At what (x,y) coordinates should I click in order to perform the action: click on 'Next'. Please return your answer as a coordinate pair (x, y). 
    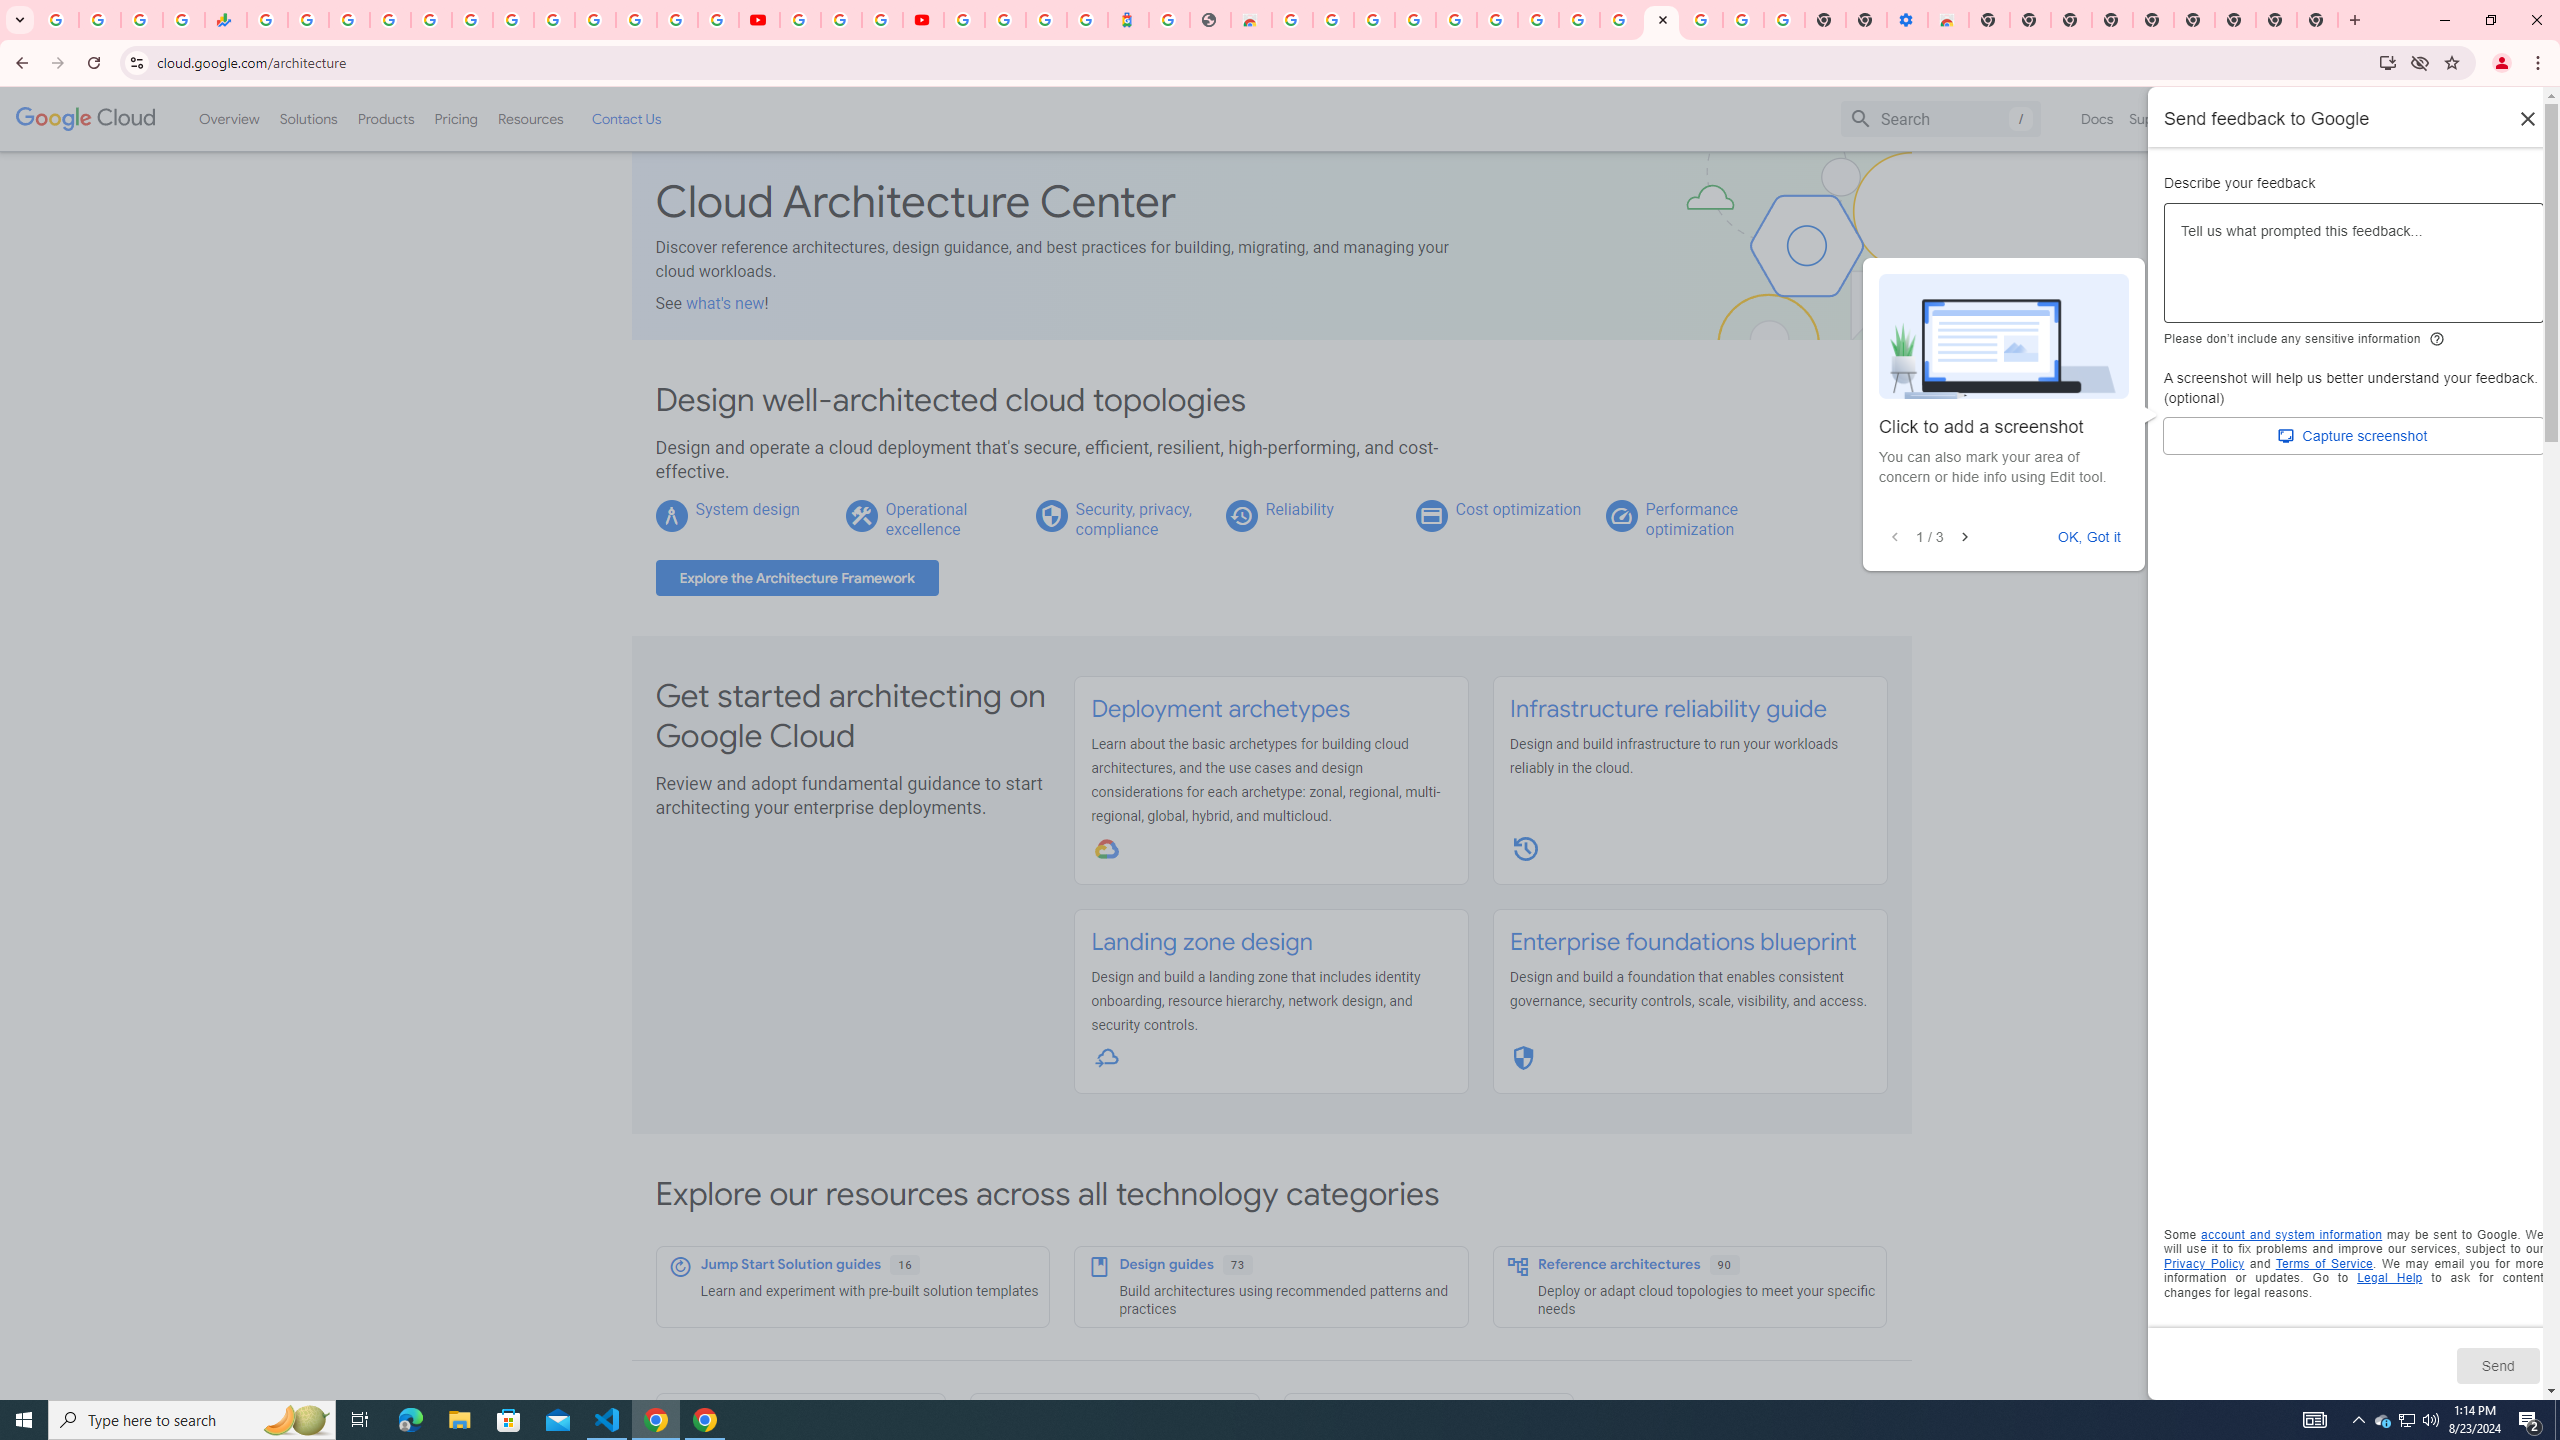
    Looking at the image, I should click on (1964, 536).